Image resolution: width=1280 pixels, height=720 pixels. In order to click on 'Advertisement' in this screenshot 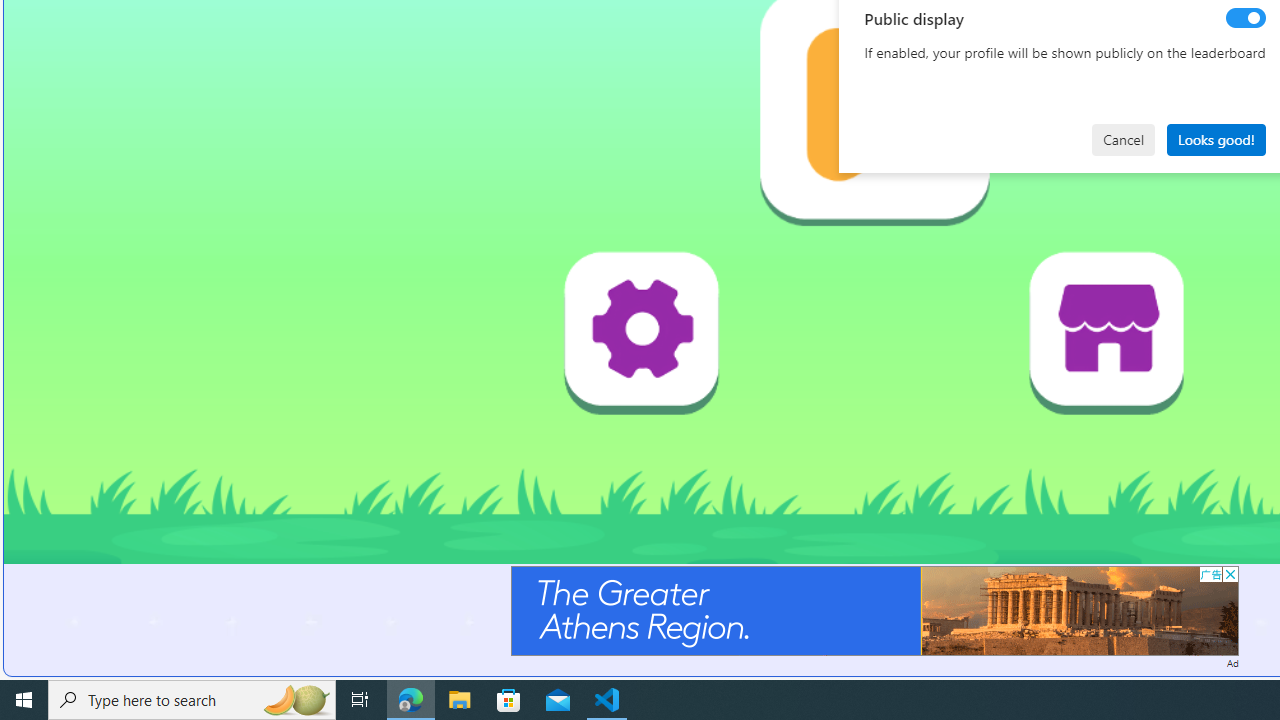, I will do `click(874, 609)`.